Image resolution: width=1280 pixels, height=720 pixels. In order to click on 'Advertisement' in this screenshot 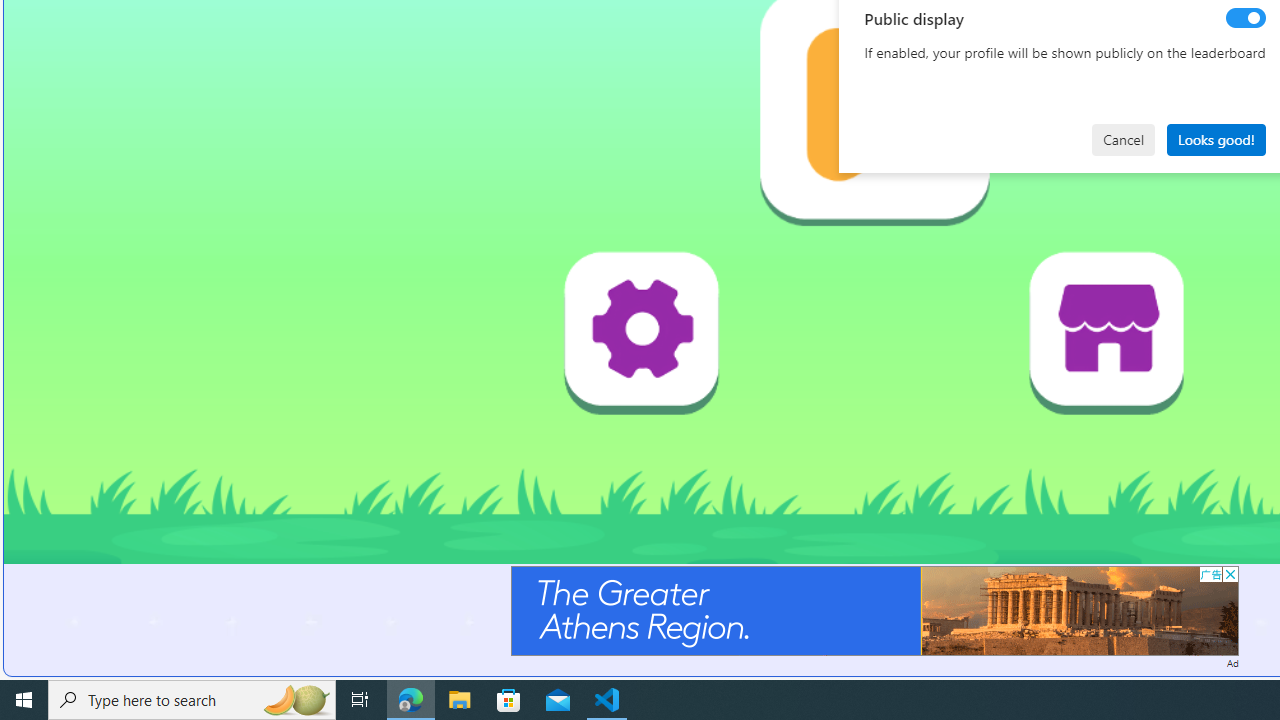, I will do `click(874, 609)`.